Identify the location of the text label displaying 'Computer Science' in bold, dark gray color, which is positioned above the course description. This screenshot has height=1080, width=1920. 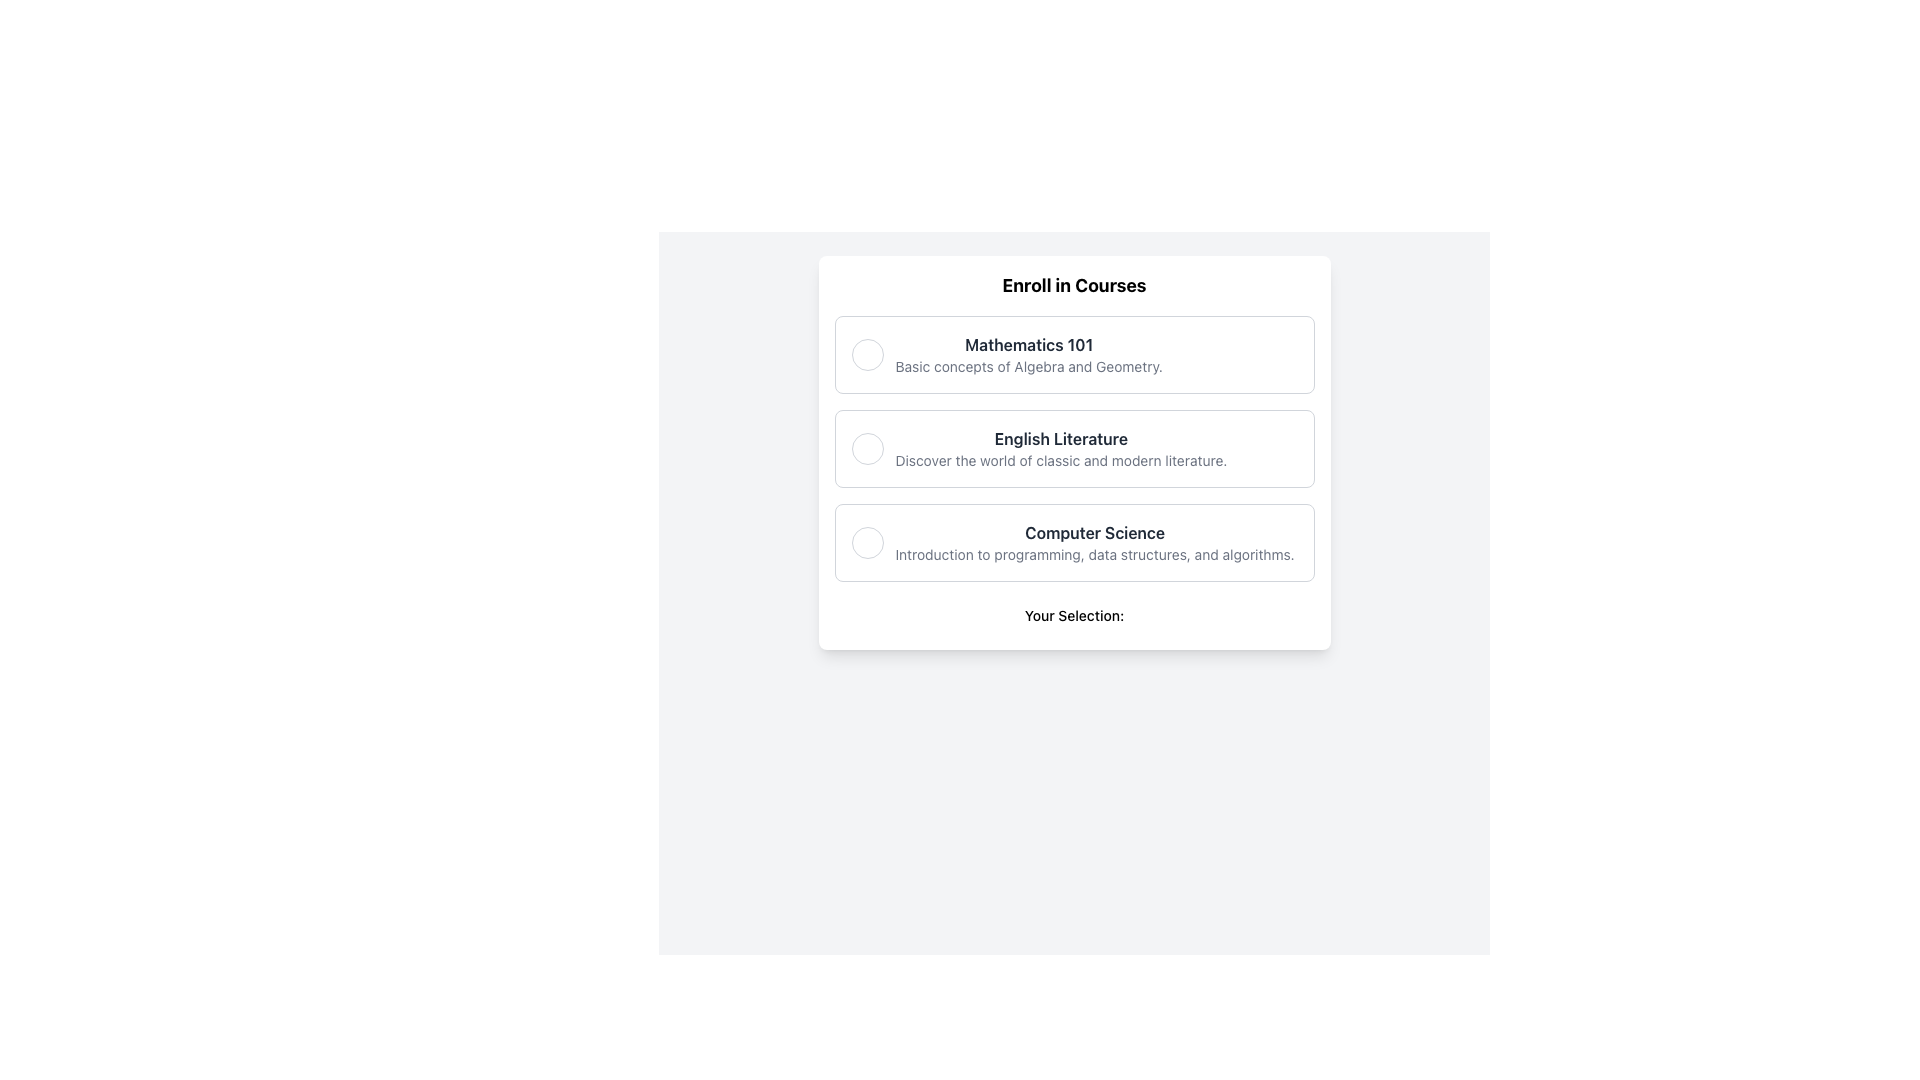
(1094, 531).